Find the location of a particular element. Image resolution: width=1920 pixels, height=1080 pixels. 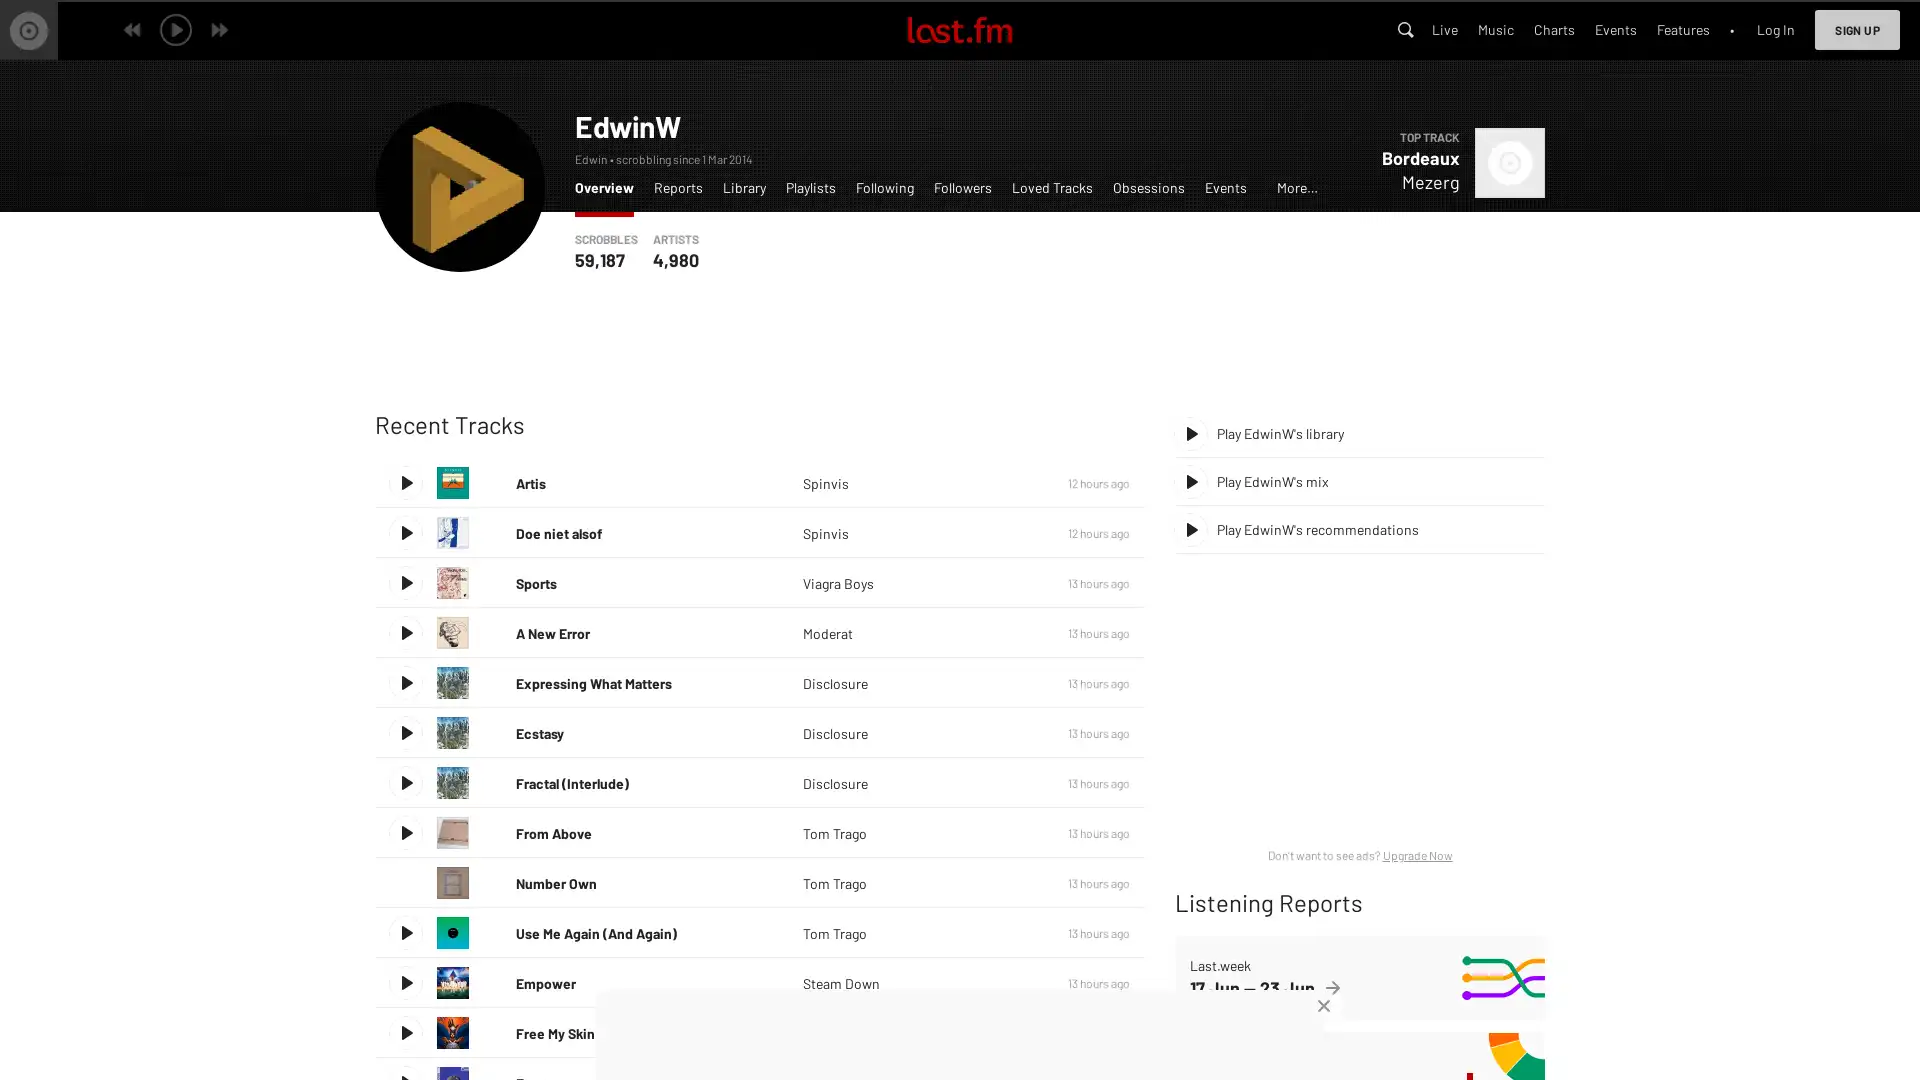

More is located at coordinates (1008, 882).